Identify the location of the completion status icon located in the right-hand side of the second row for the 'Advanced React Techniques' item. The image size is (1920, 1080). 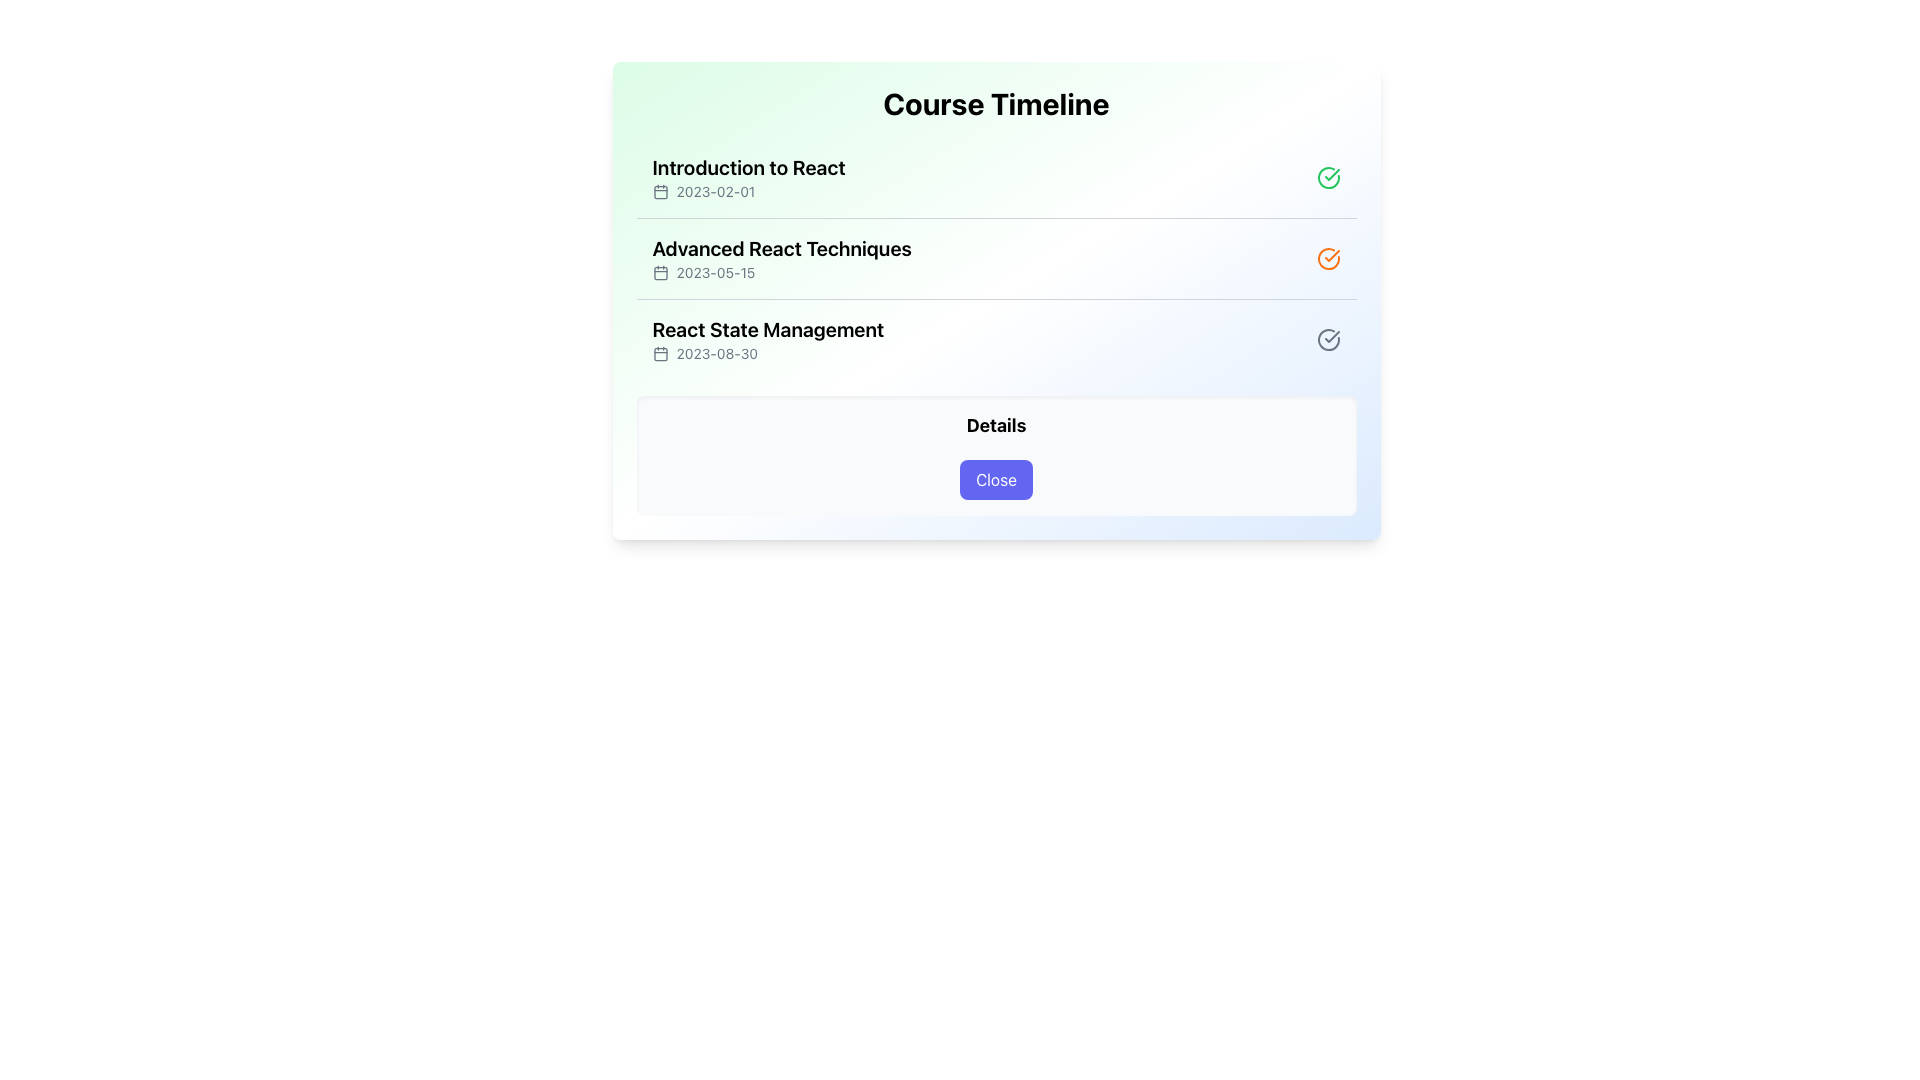
(1331, 254).